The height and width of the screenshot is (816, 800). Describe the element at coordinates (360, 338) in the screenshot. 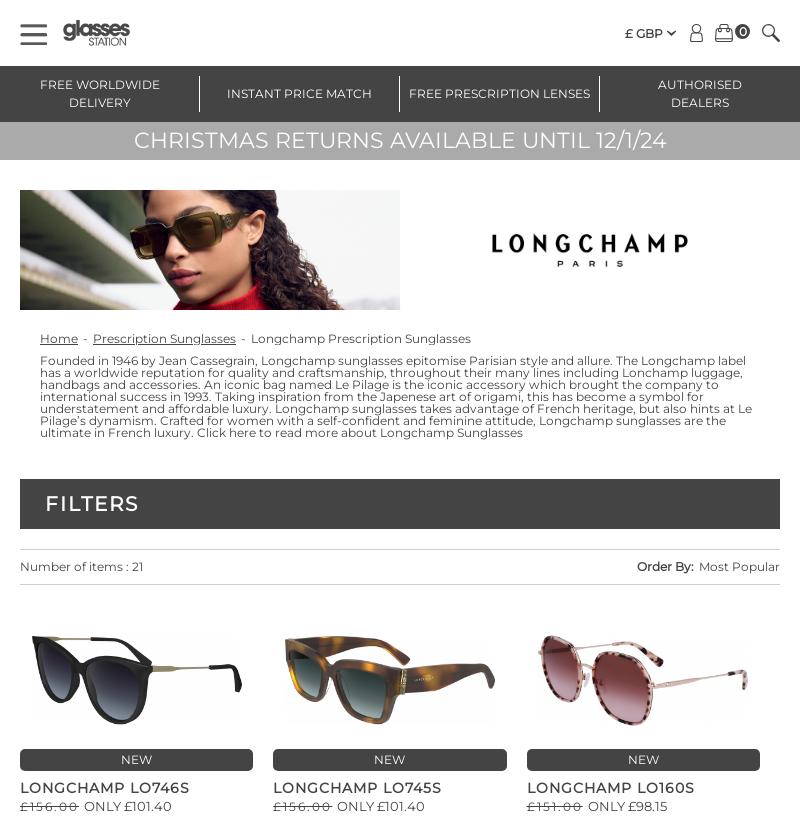

I see `'Longchamp Prescription Sunglasses'` at that location.